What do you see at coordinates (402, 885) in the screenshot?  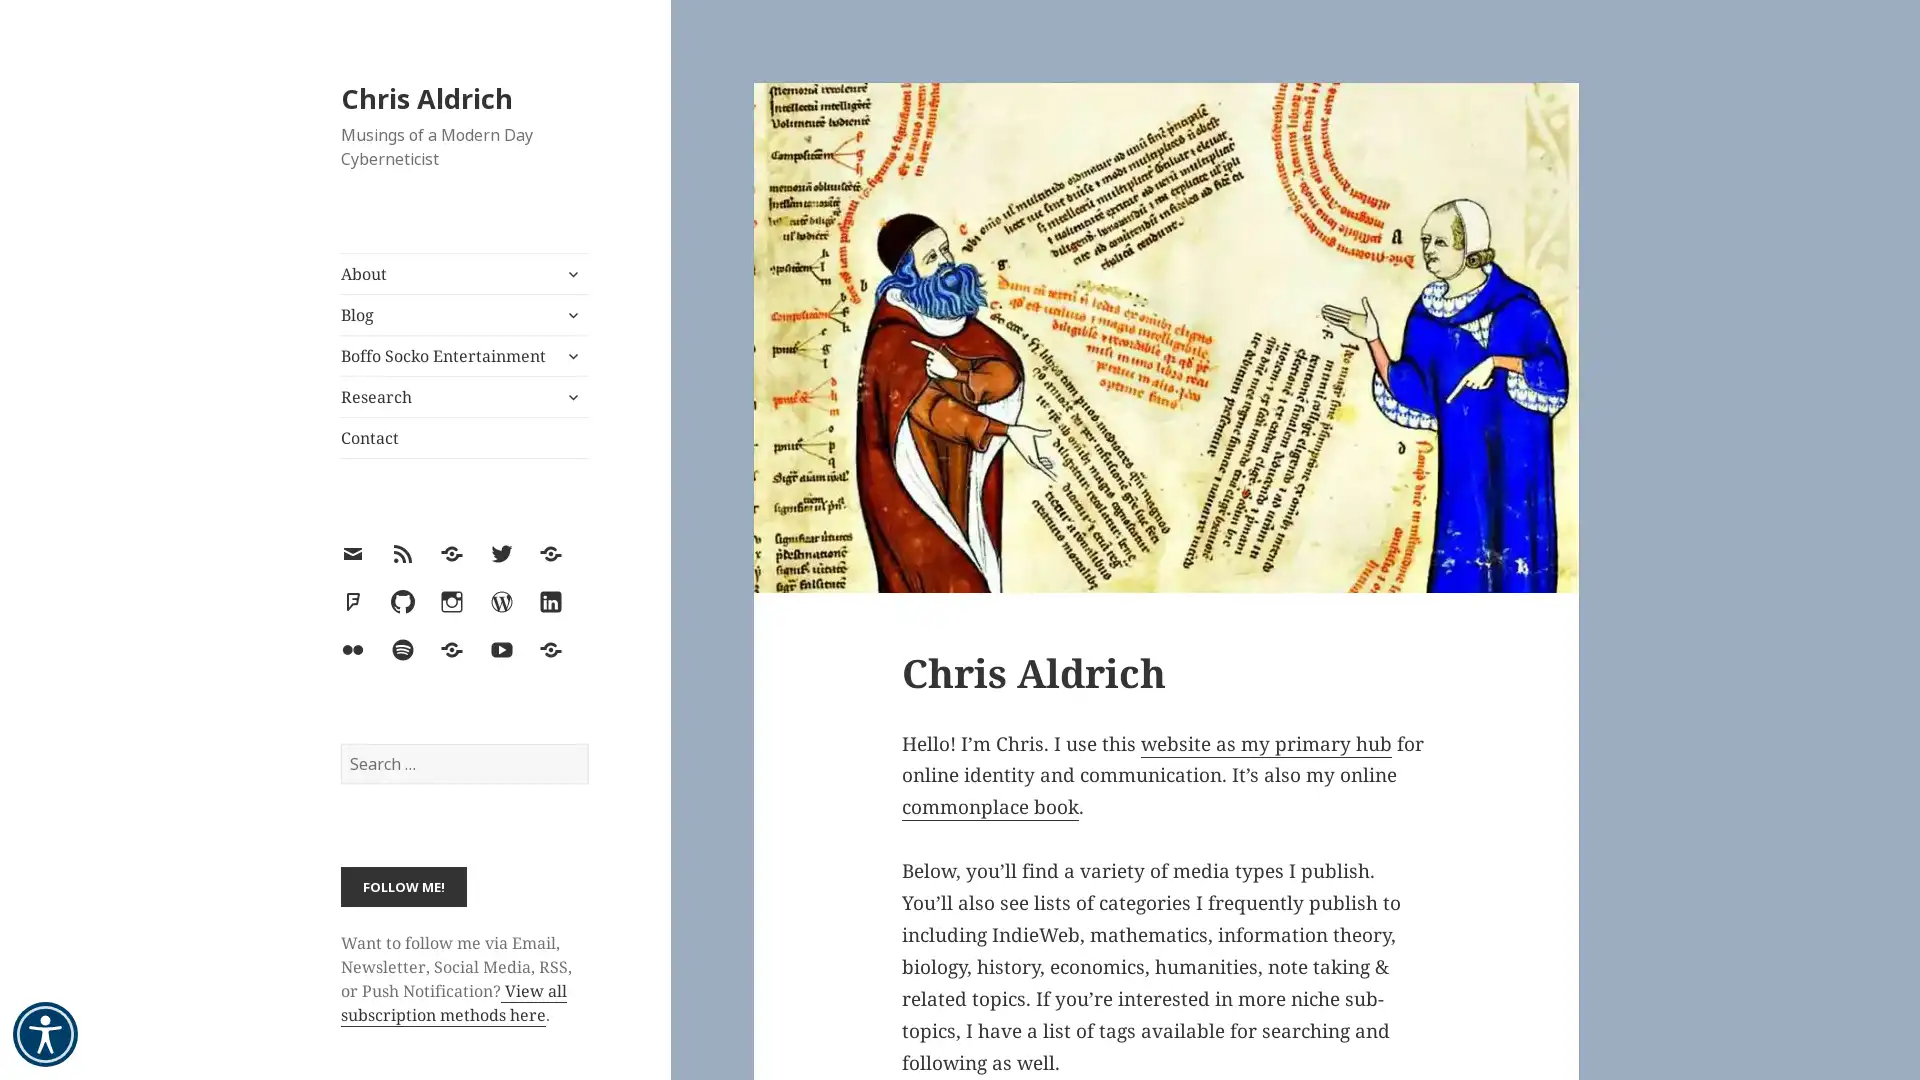 I see `Follow Me!` at bounding box center [402, 885].